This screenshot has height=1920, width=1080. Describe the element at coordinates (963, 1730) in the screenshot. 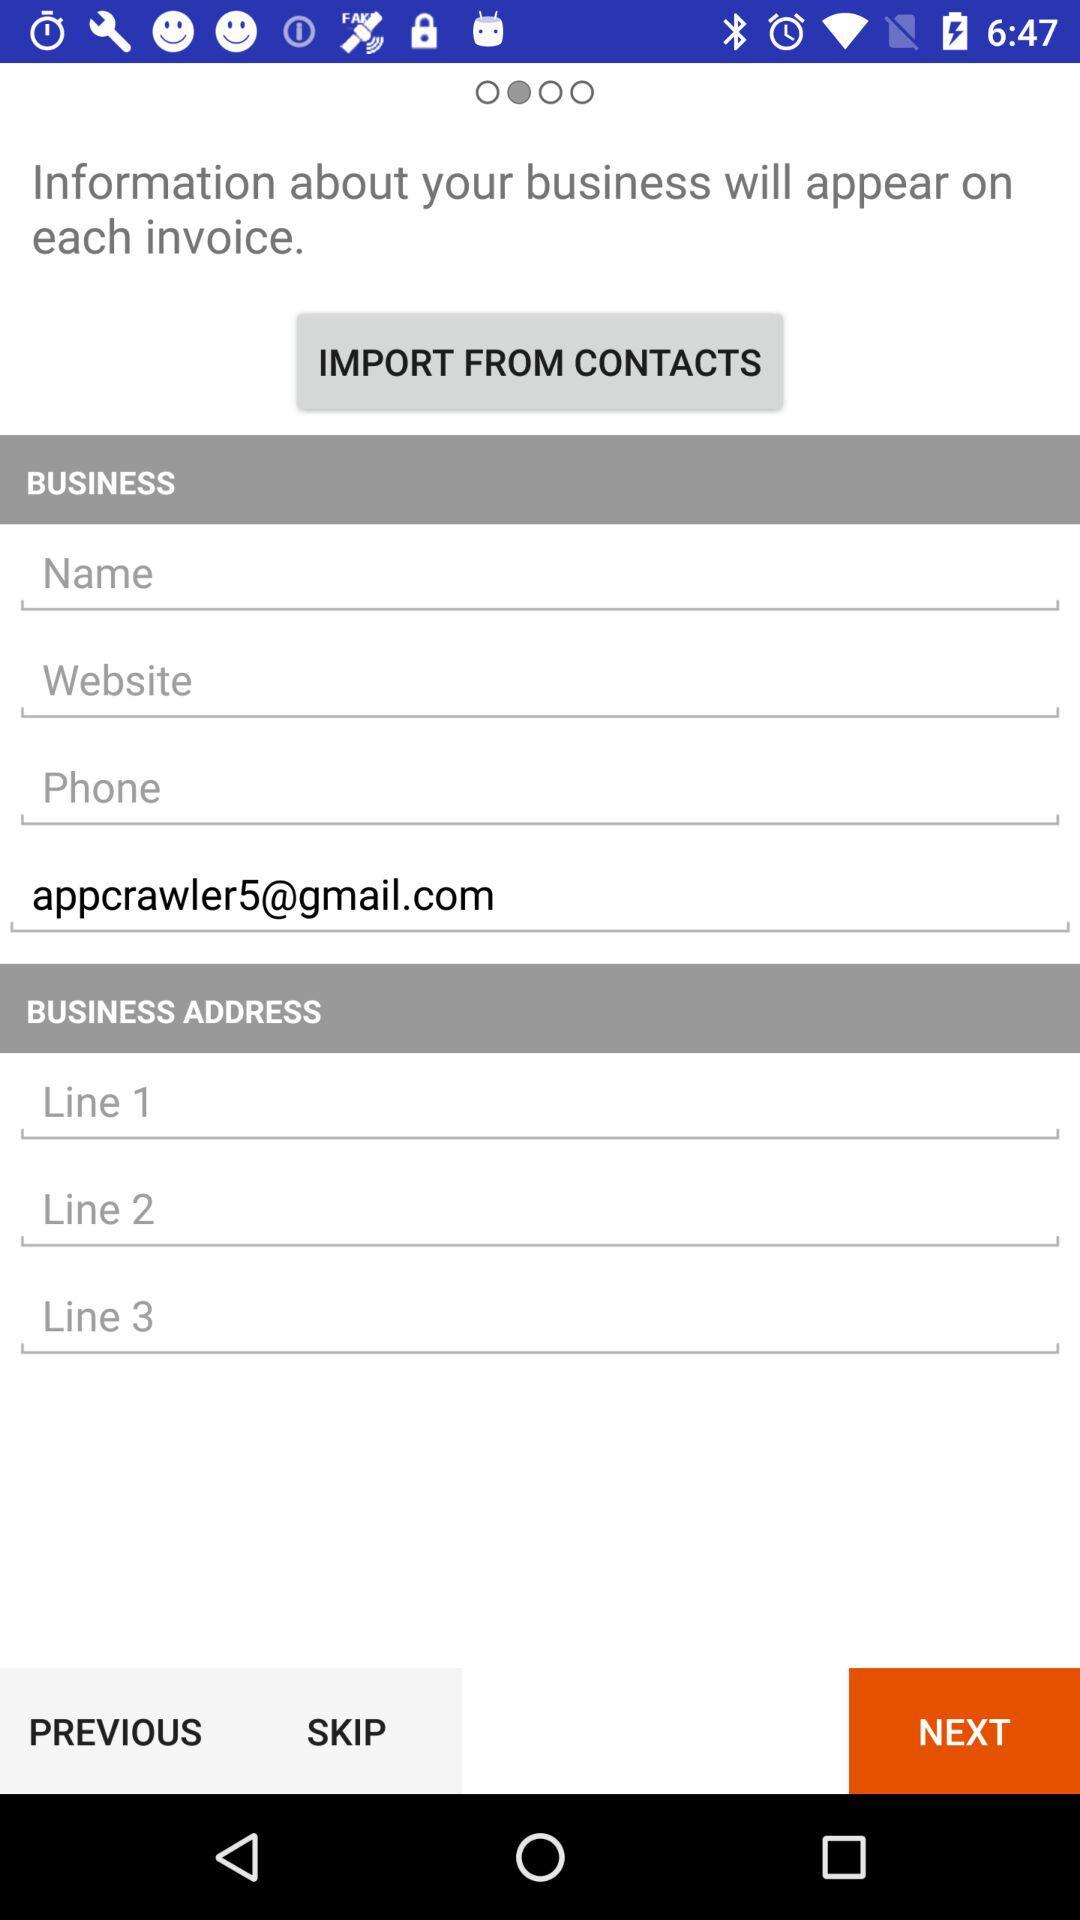

I see `icon next to the skip item` at that location.